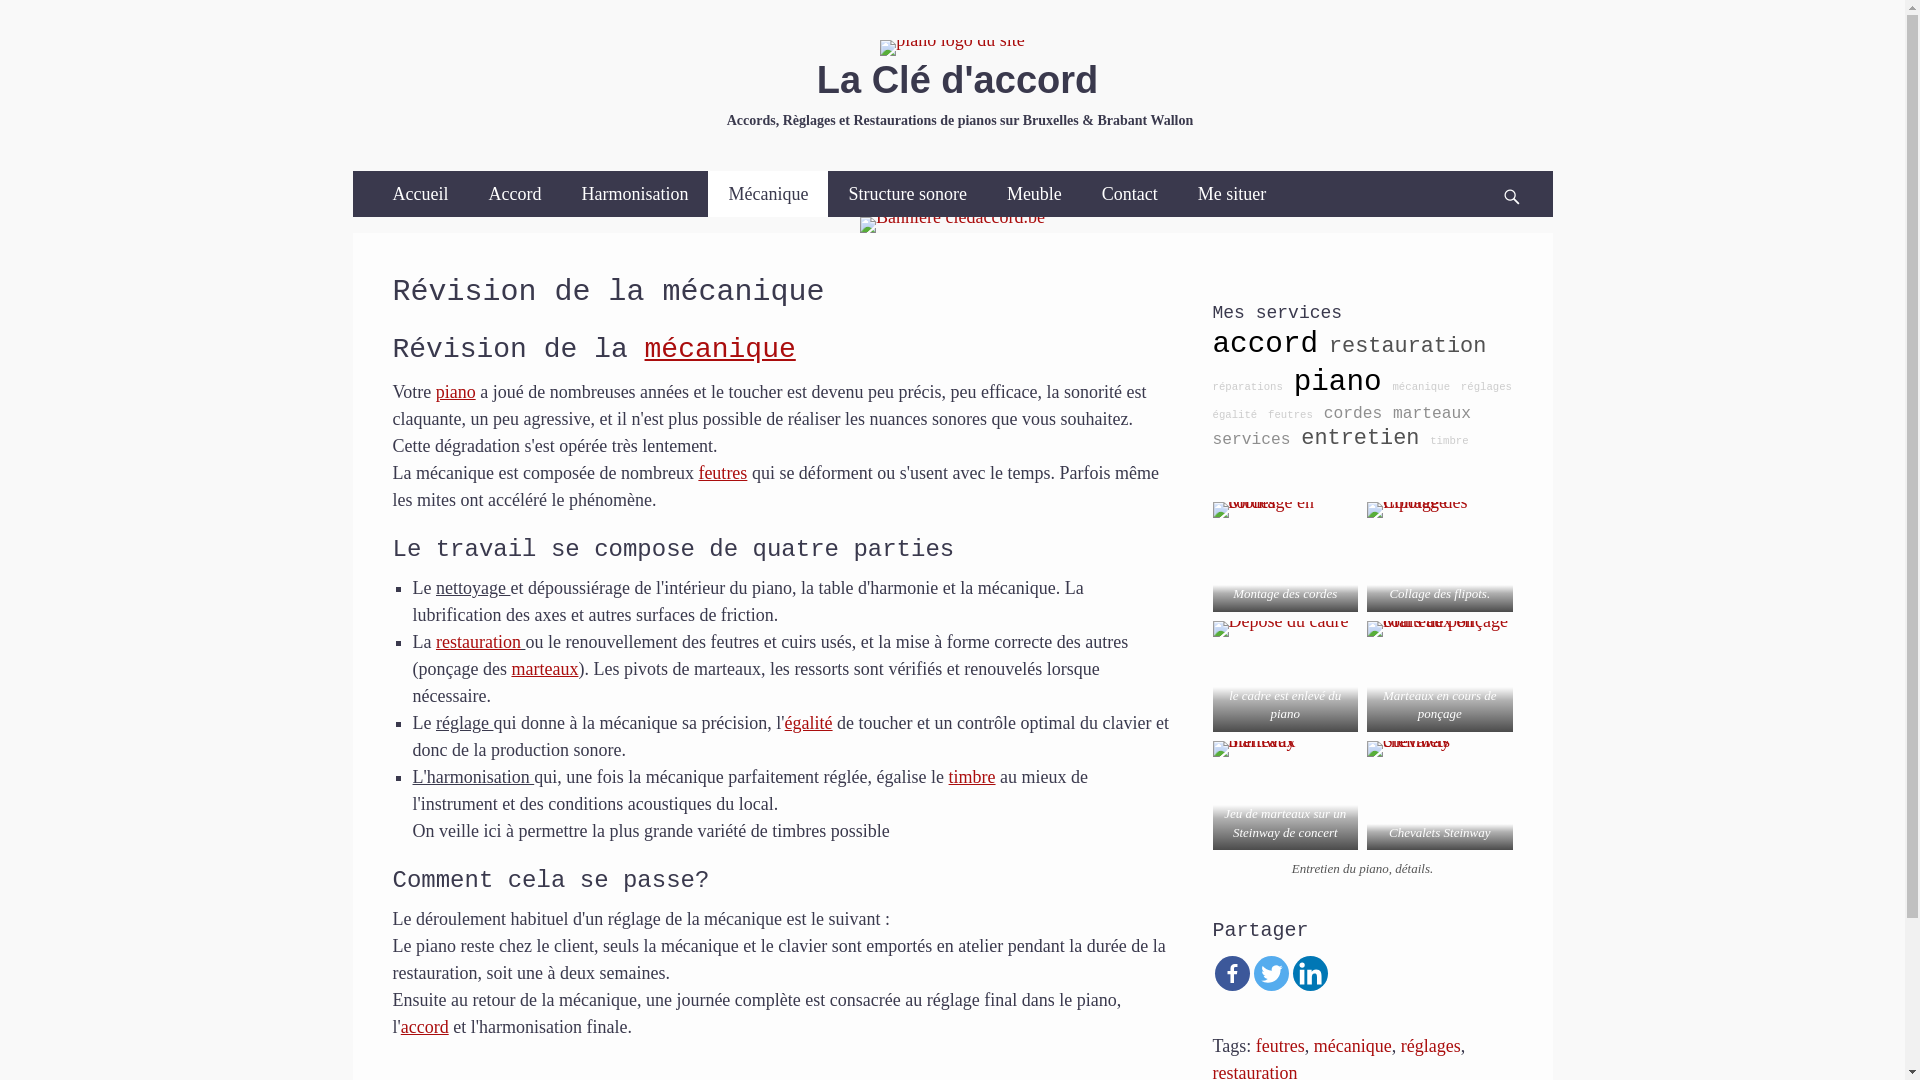  Describe the element at coordinates (948, 775) in the screenshot. I see `'timbre'` at that location.